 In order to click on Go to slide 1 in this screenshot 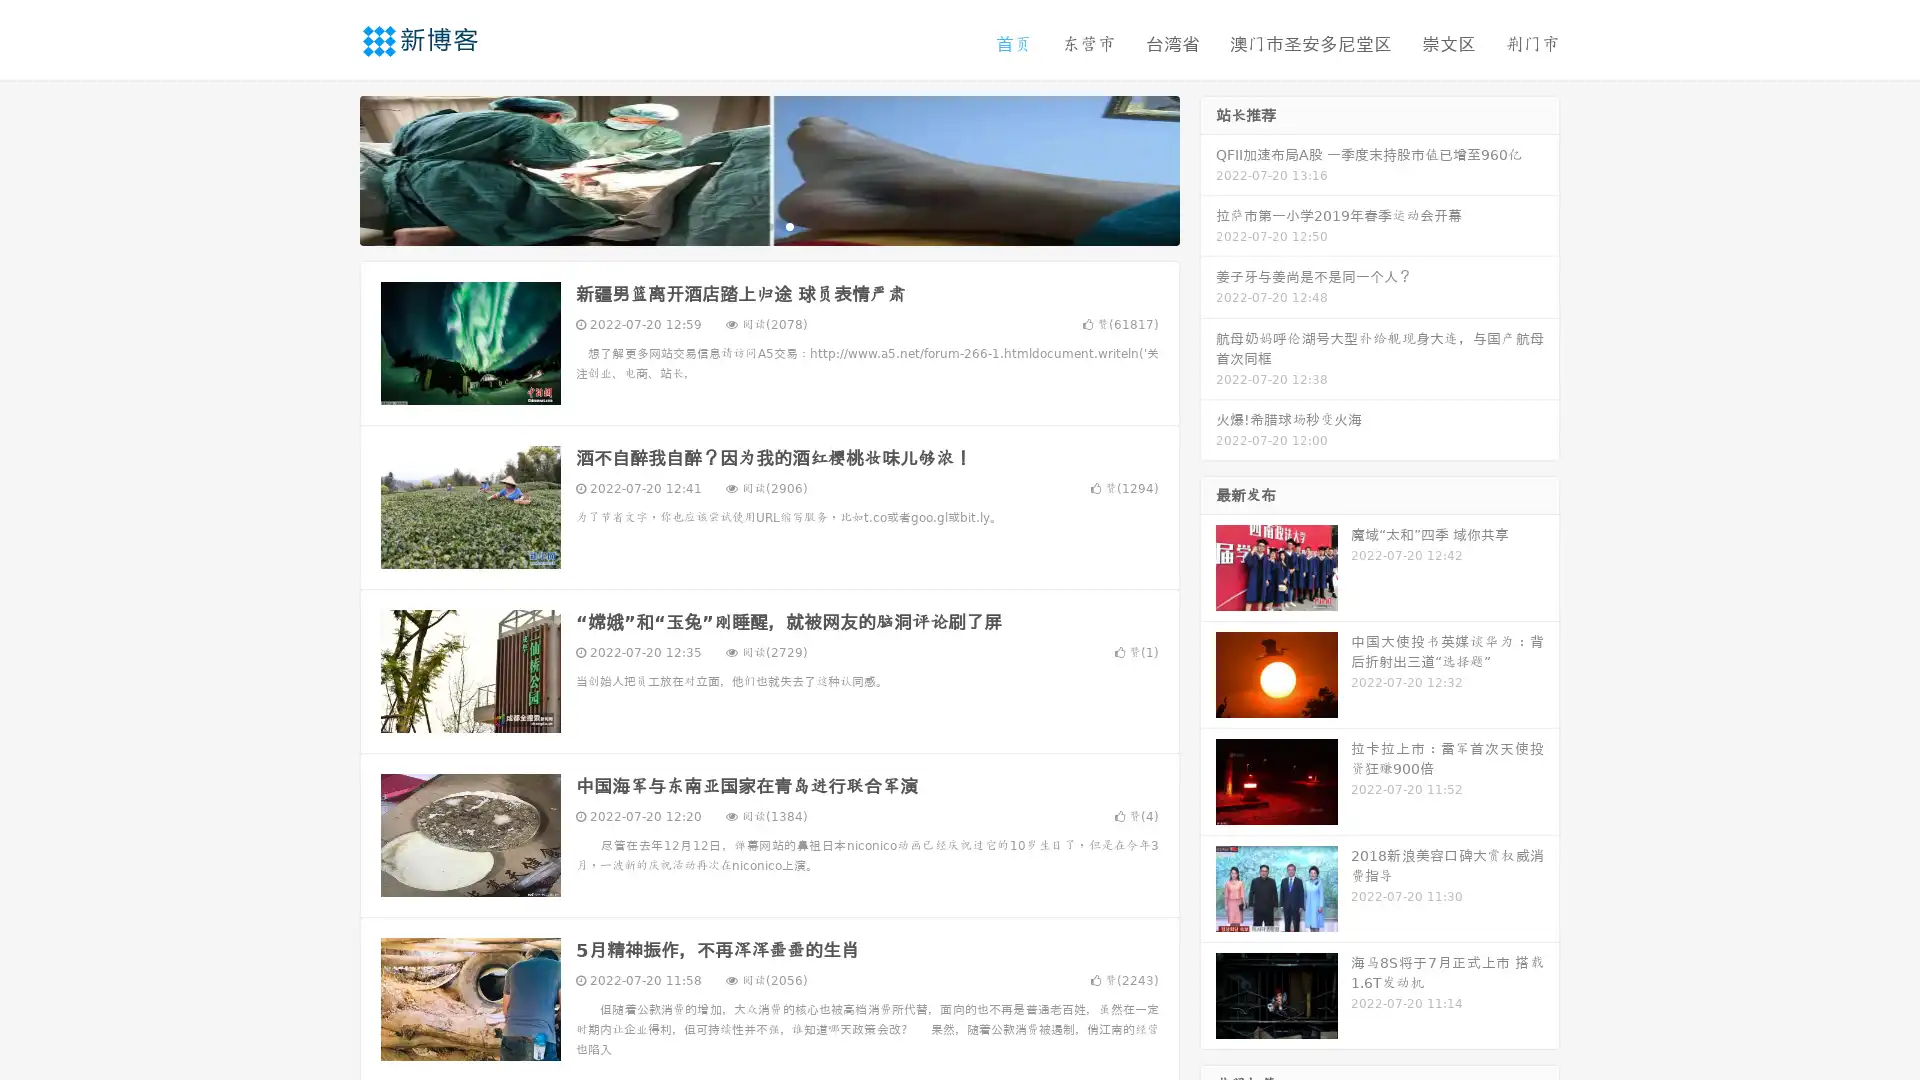, I will do `click(748, 225)`.